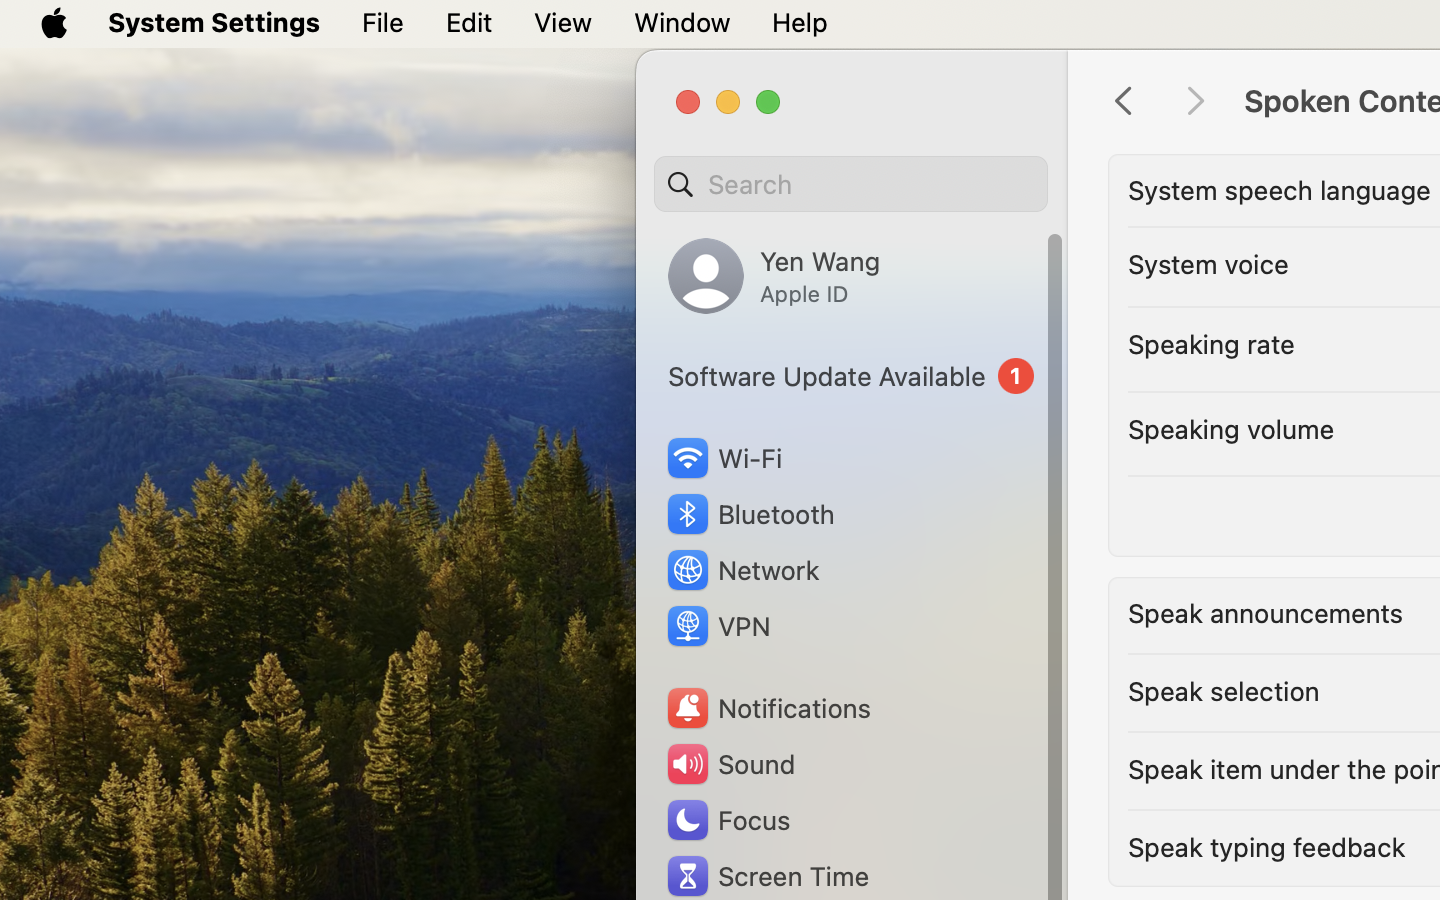 The width and height of the screenshot is (1440, 900). I want to click on 'System speech language', so click(1279, 189).